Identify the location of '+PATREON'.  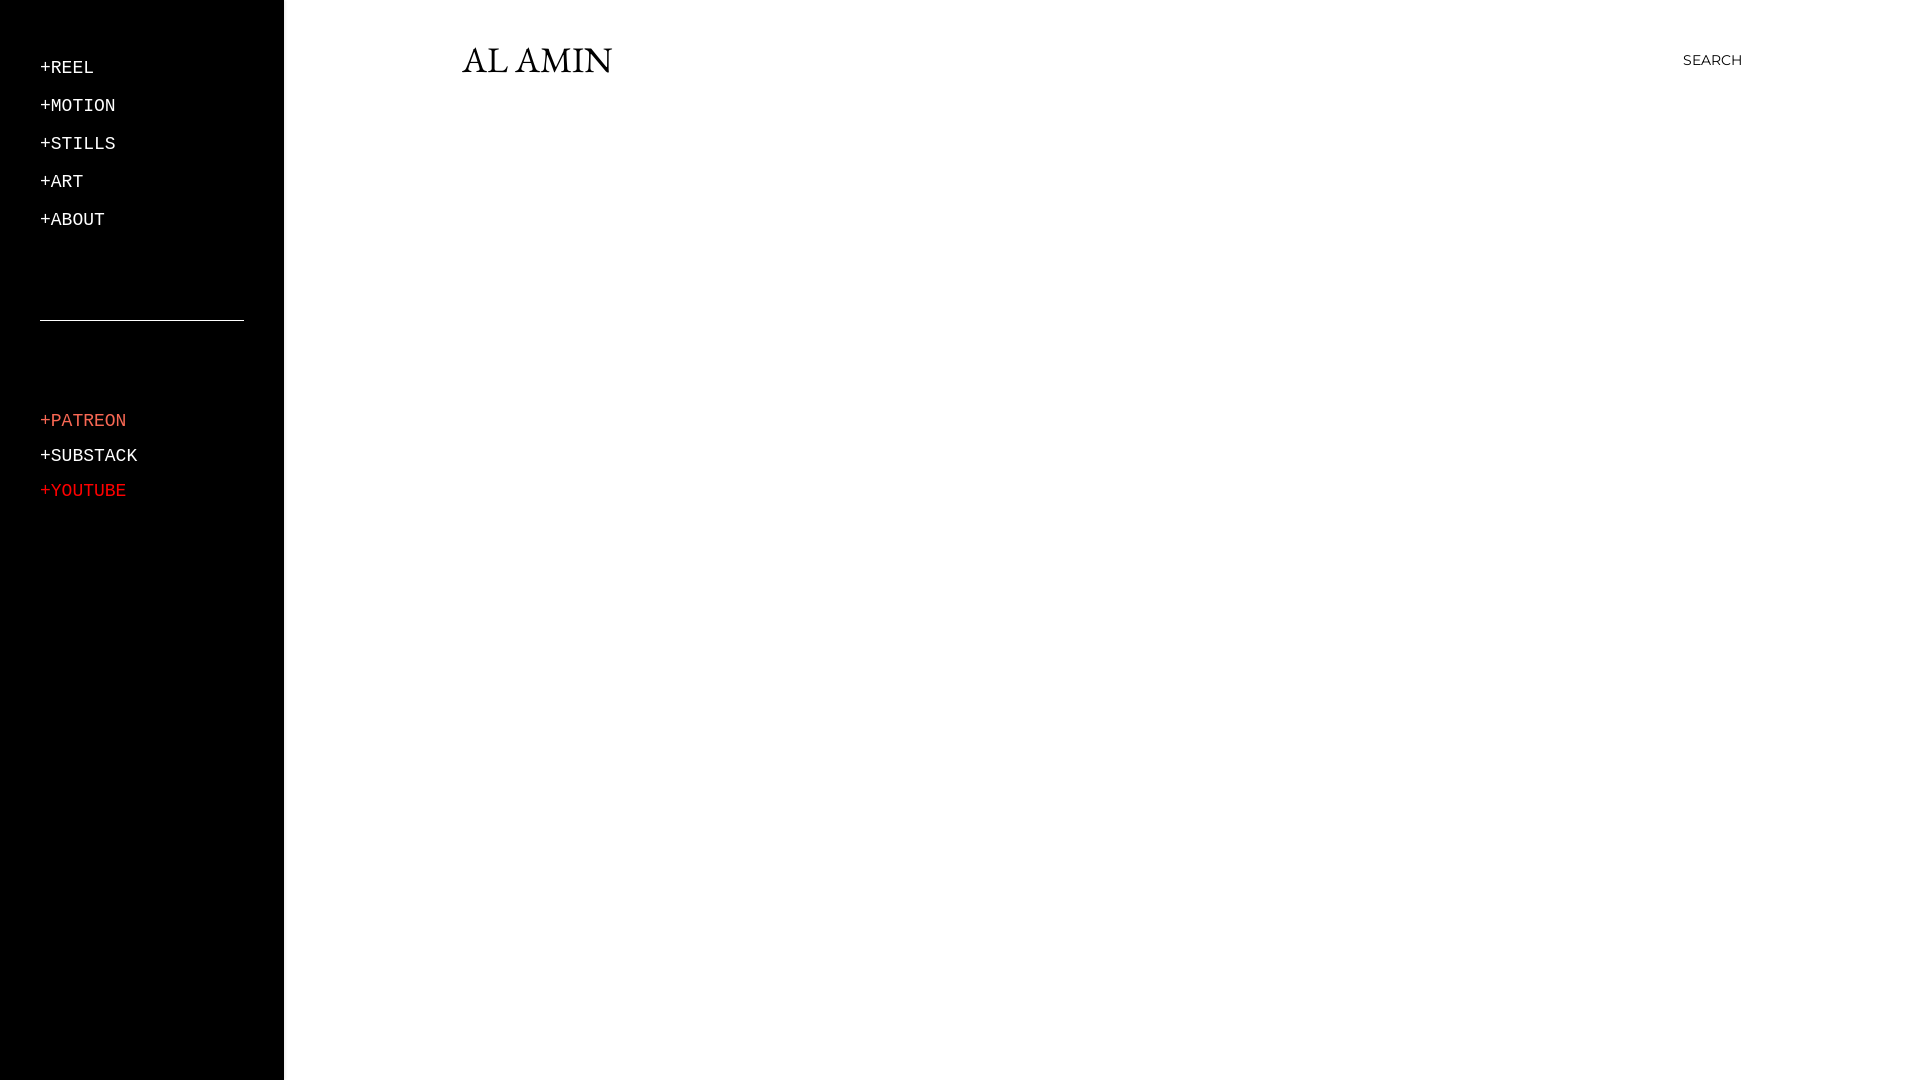
(81, 419).